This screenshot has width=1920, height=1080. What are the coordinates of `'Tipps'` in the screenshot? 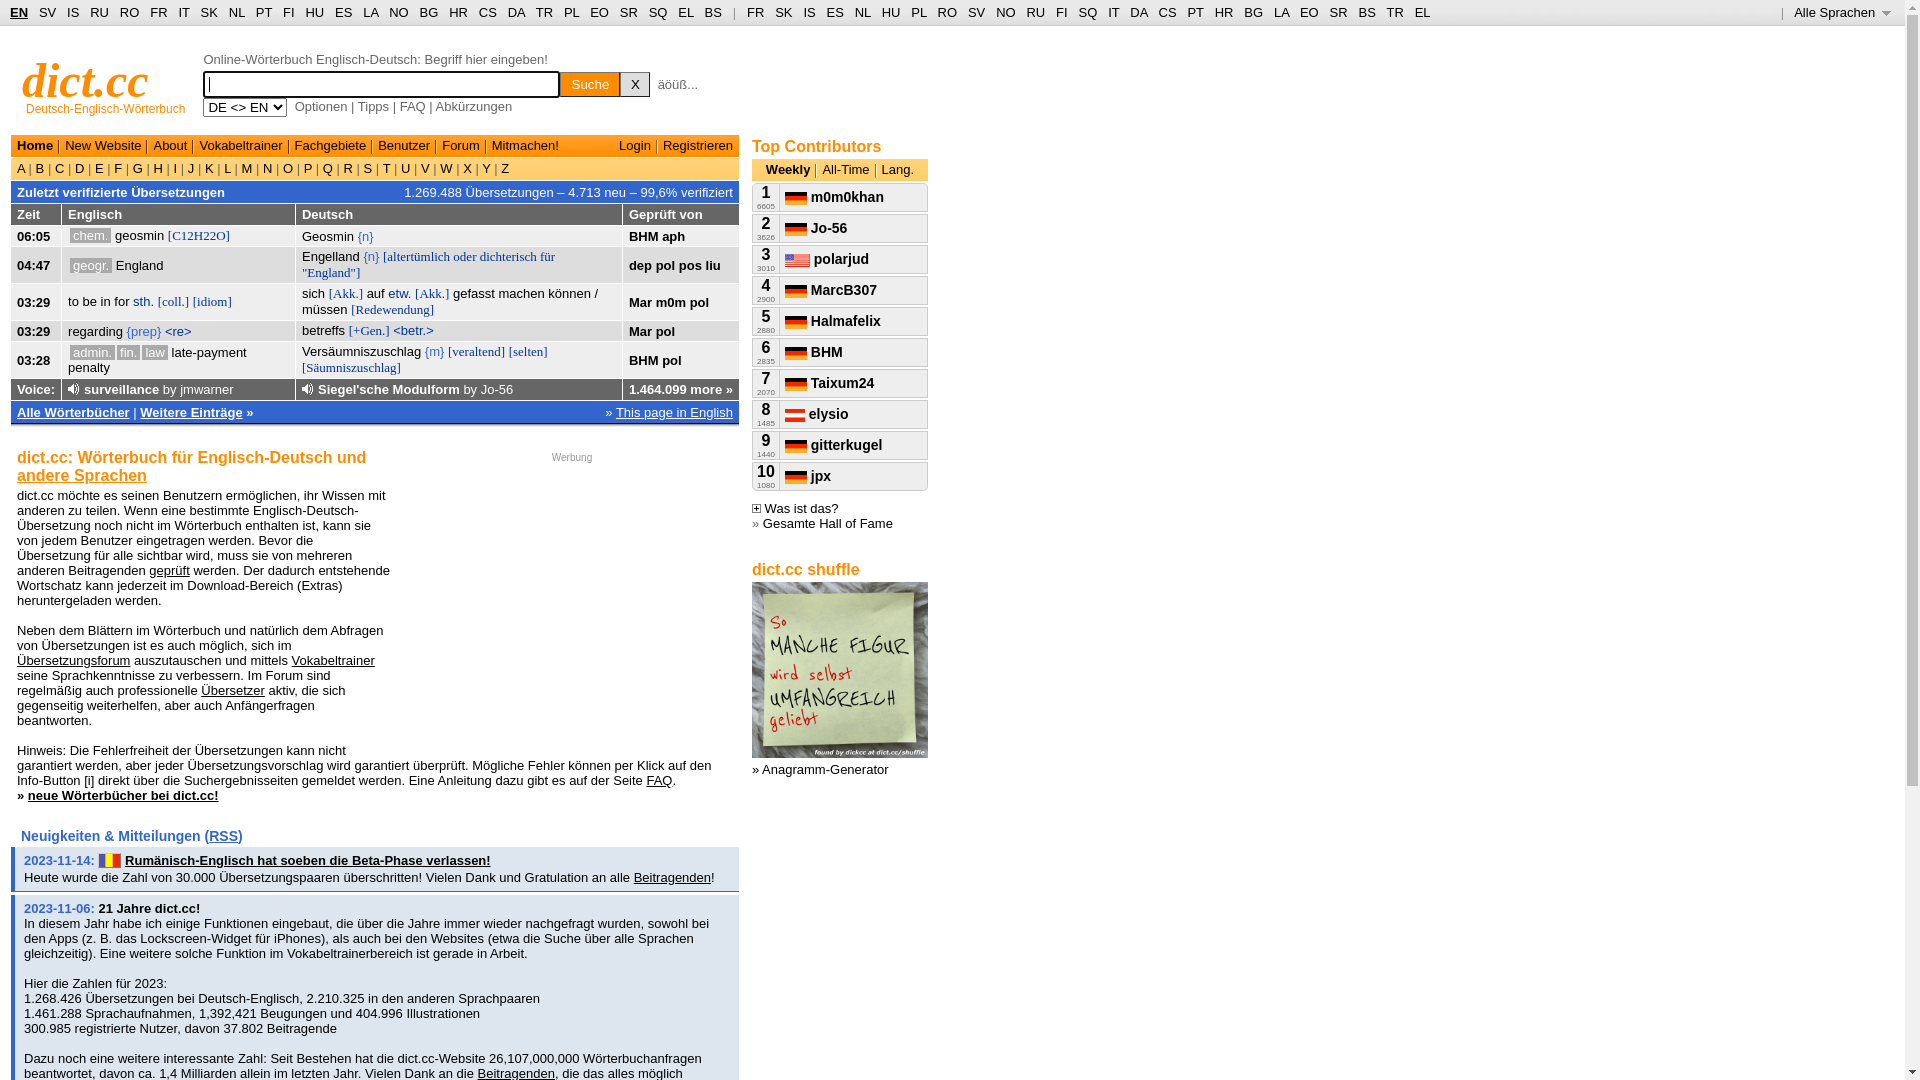 It's located at (358, 106).